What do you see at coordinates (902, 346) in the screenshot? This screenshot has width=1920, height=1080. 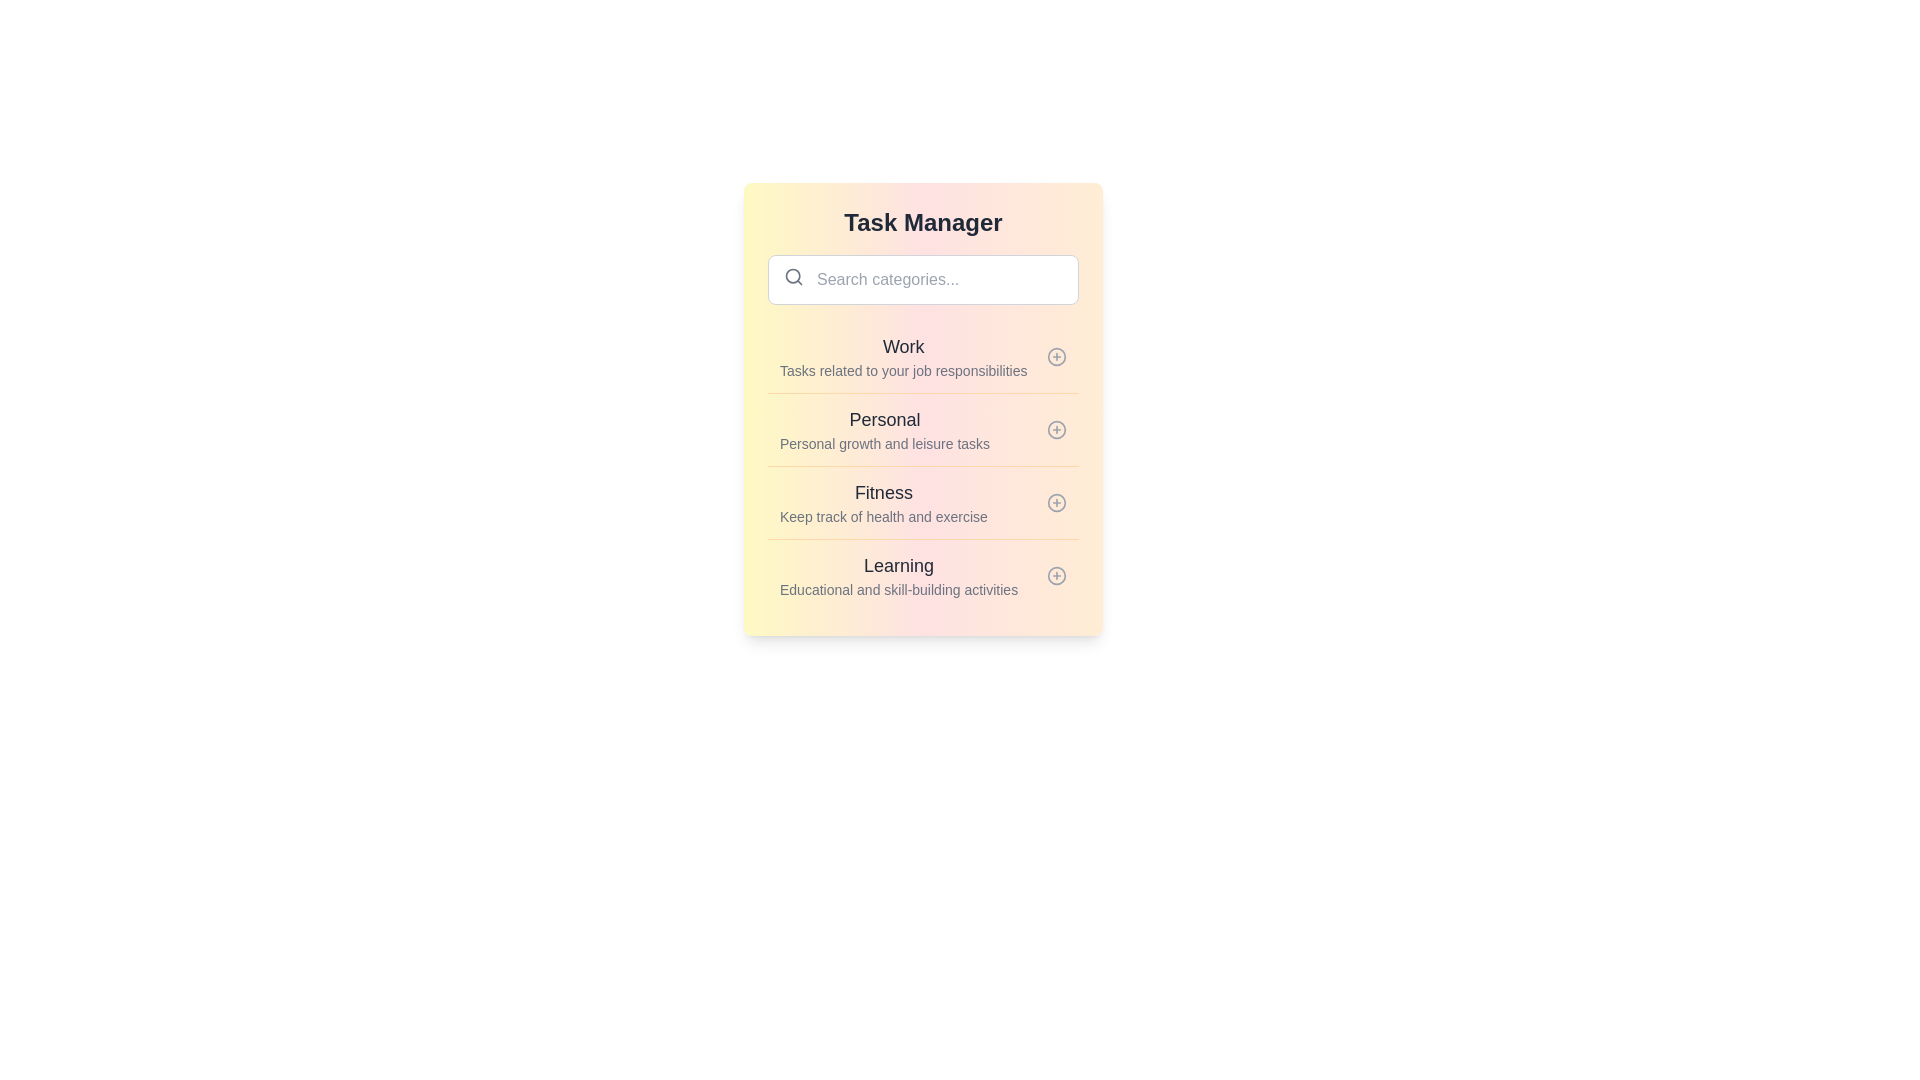 I see `the text label reading 'Work', which is styled in a larger font size with medium weight and positioned above the descriptive text 'Tasks related to your job responsibilities' in the 'Task Manager' interface` at bounding box center [902, 346].